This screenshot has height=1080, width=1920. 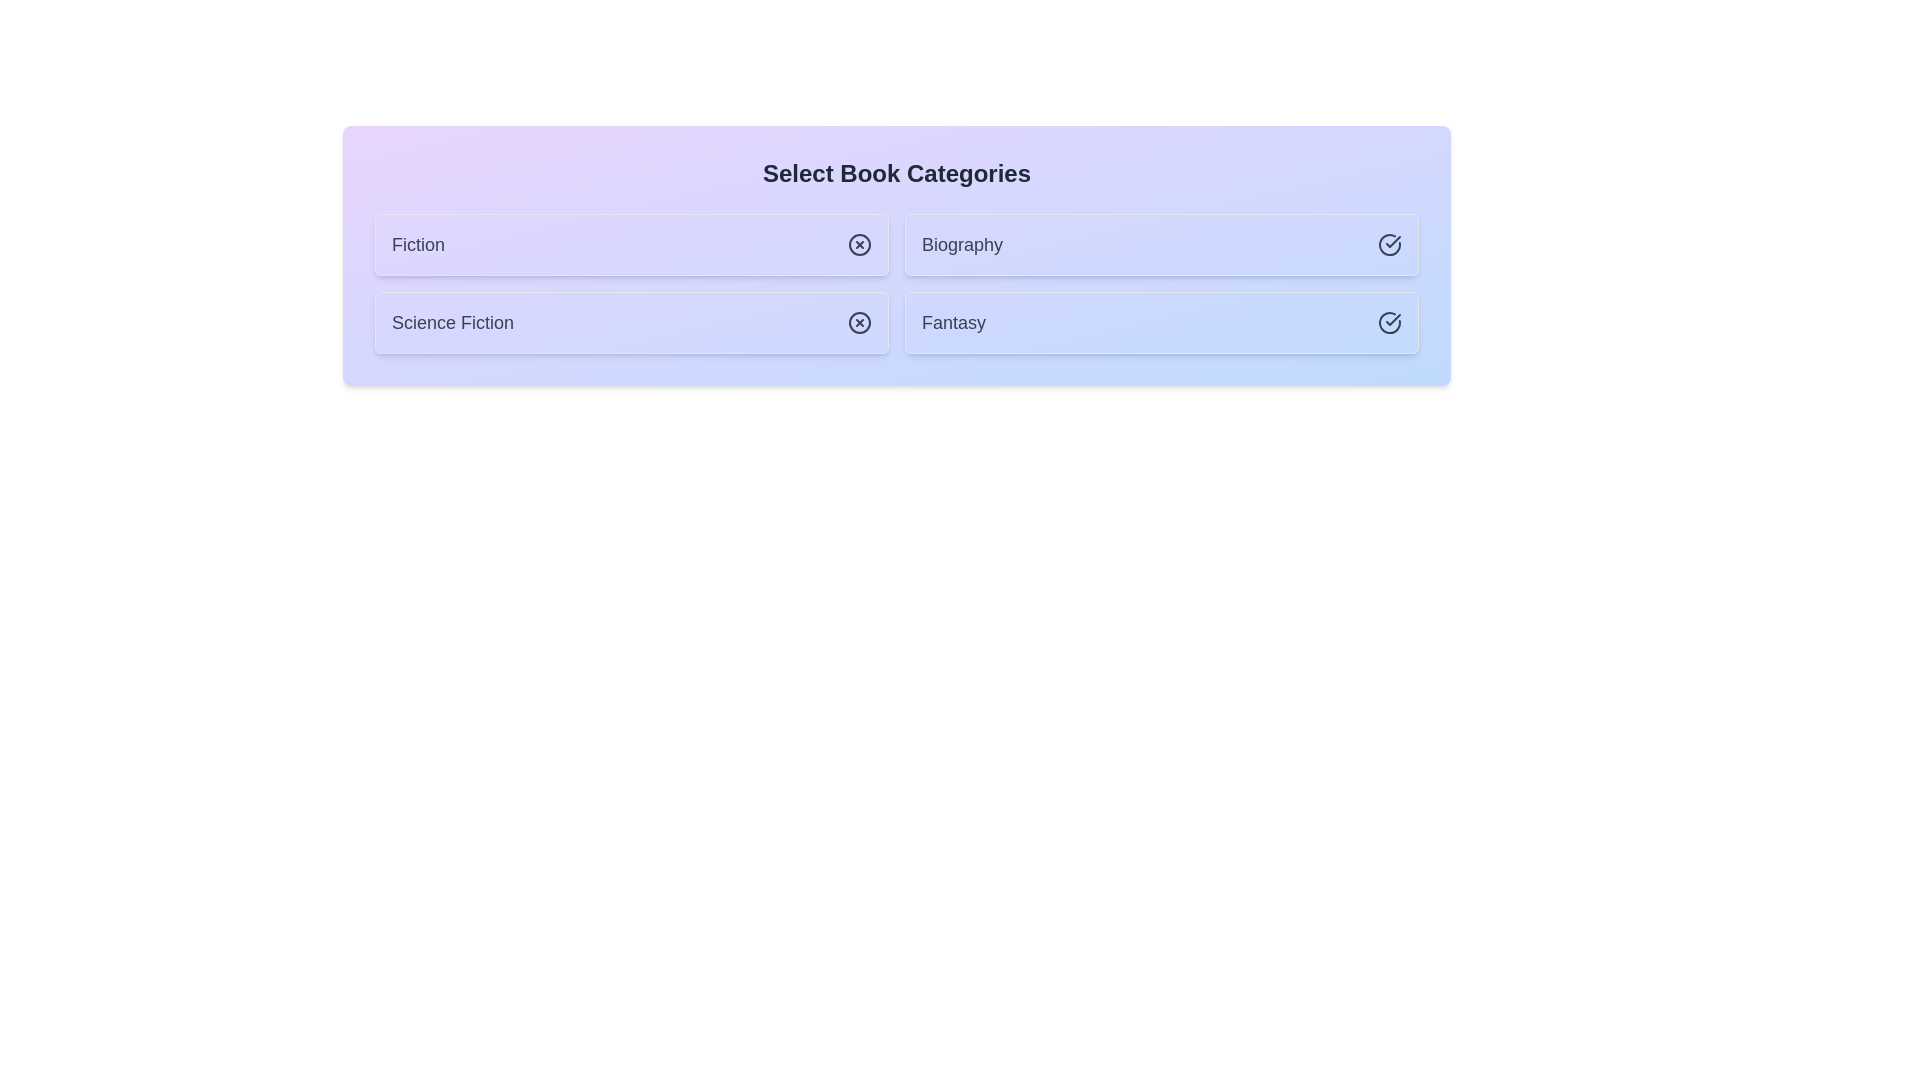 What do you see at coordinates (631, 322) in the screenshot?
I see `the chip labeled Science Fiction` at bounding box center [631, 322].